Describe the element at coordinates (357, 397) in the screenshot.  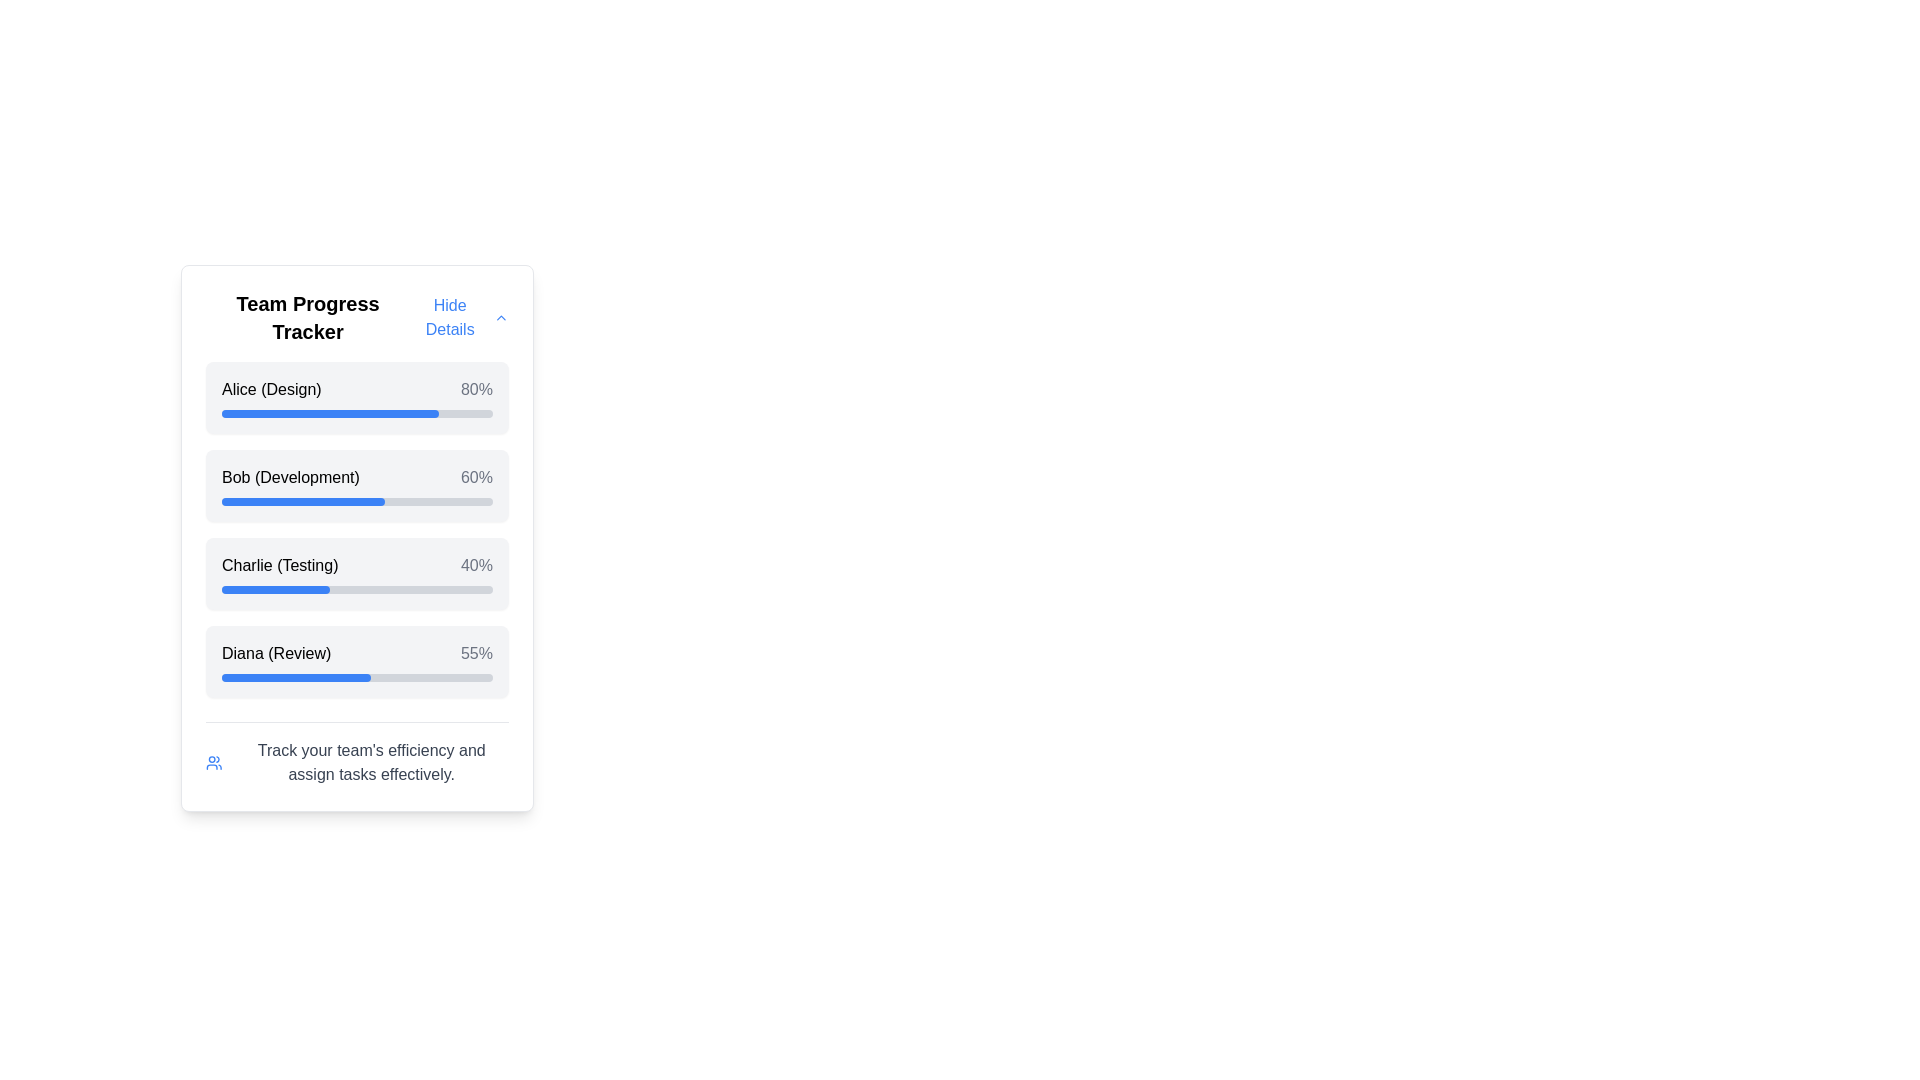
I see `the Progress Indicator representing Alice's task in the 'Design' category, showing 80% completion` at that location.